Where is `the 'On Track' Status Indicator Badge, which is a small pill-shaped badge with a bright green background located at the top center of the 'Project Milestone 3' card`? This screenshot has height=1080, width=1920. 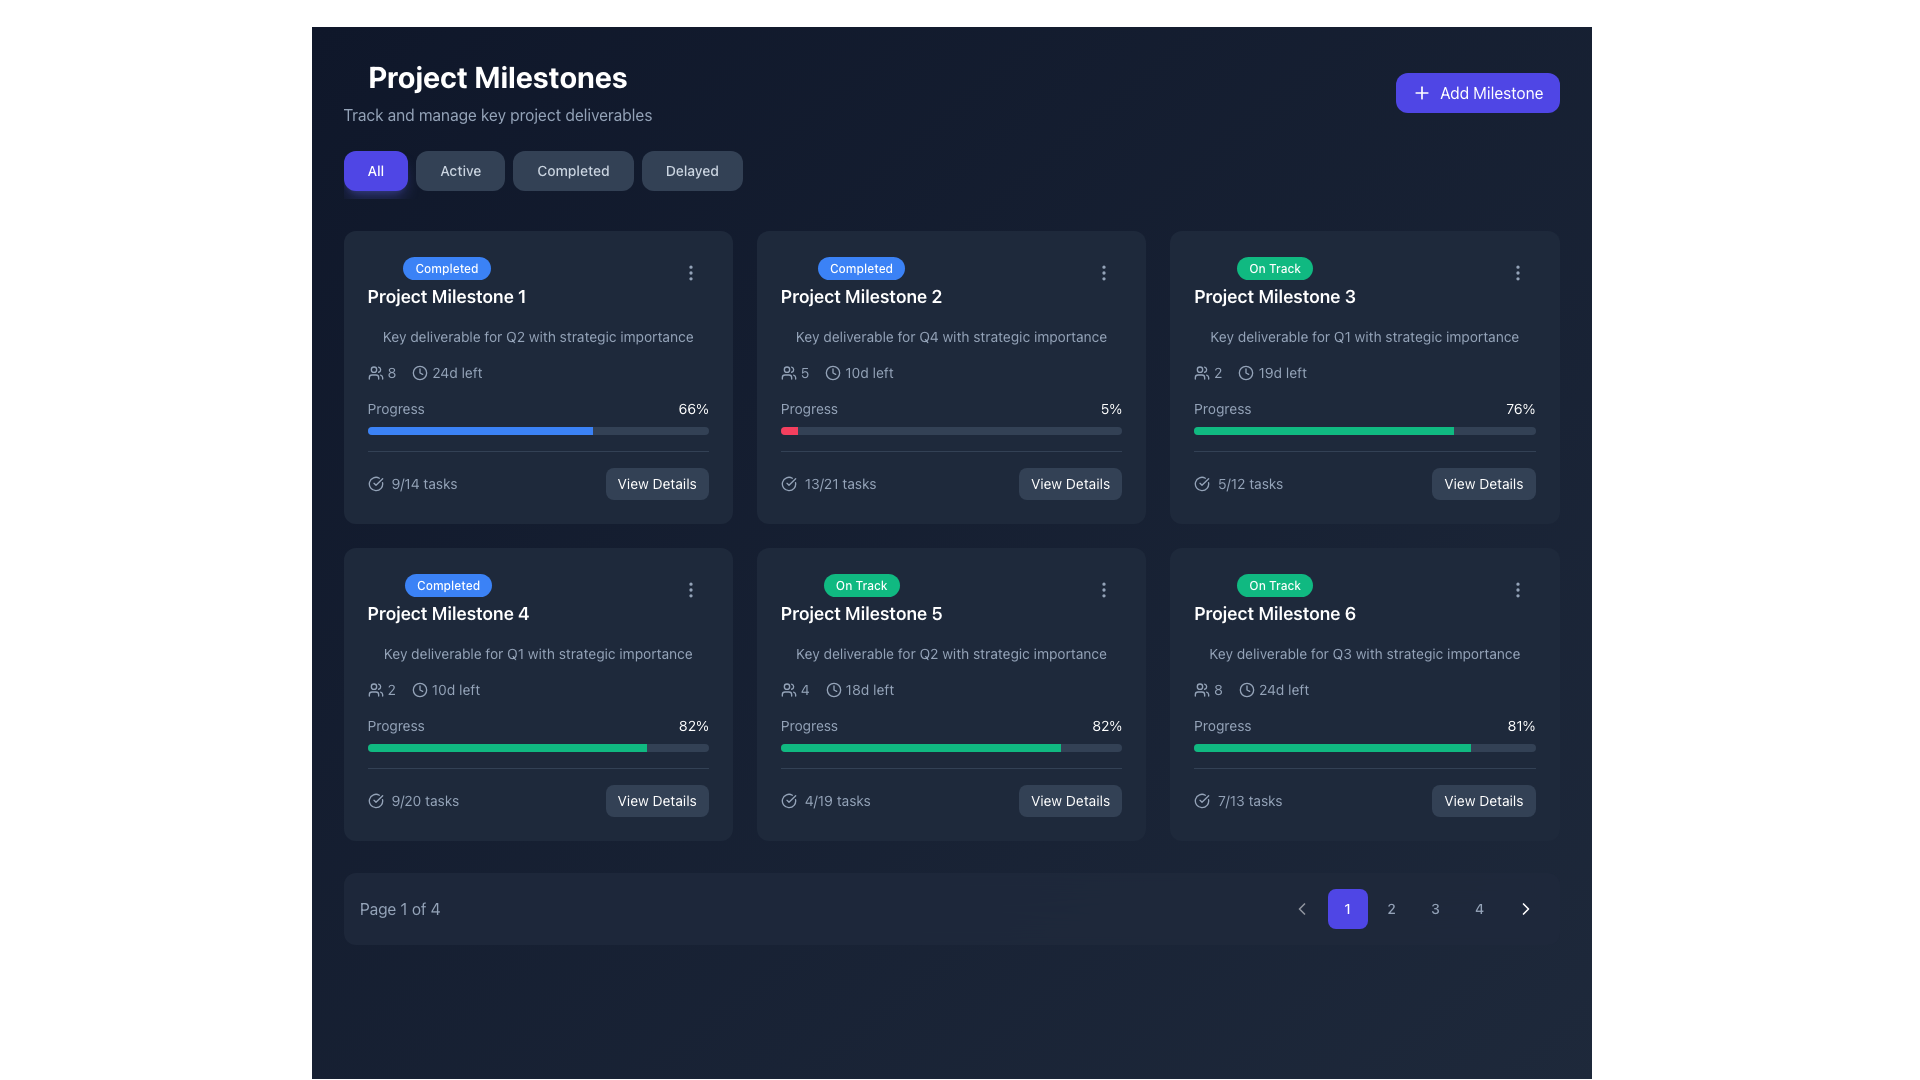 the 'On Track' Status Indicator Badge, which is a small pill-shaped badge with a bright green background located at the top center of the 'Project Milestone 3' card is located at coordinates (1274, 267).